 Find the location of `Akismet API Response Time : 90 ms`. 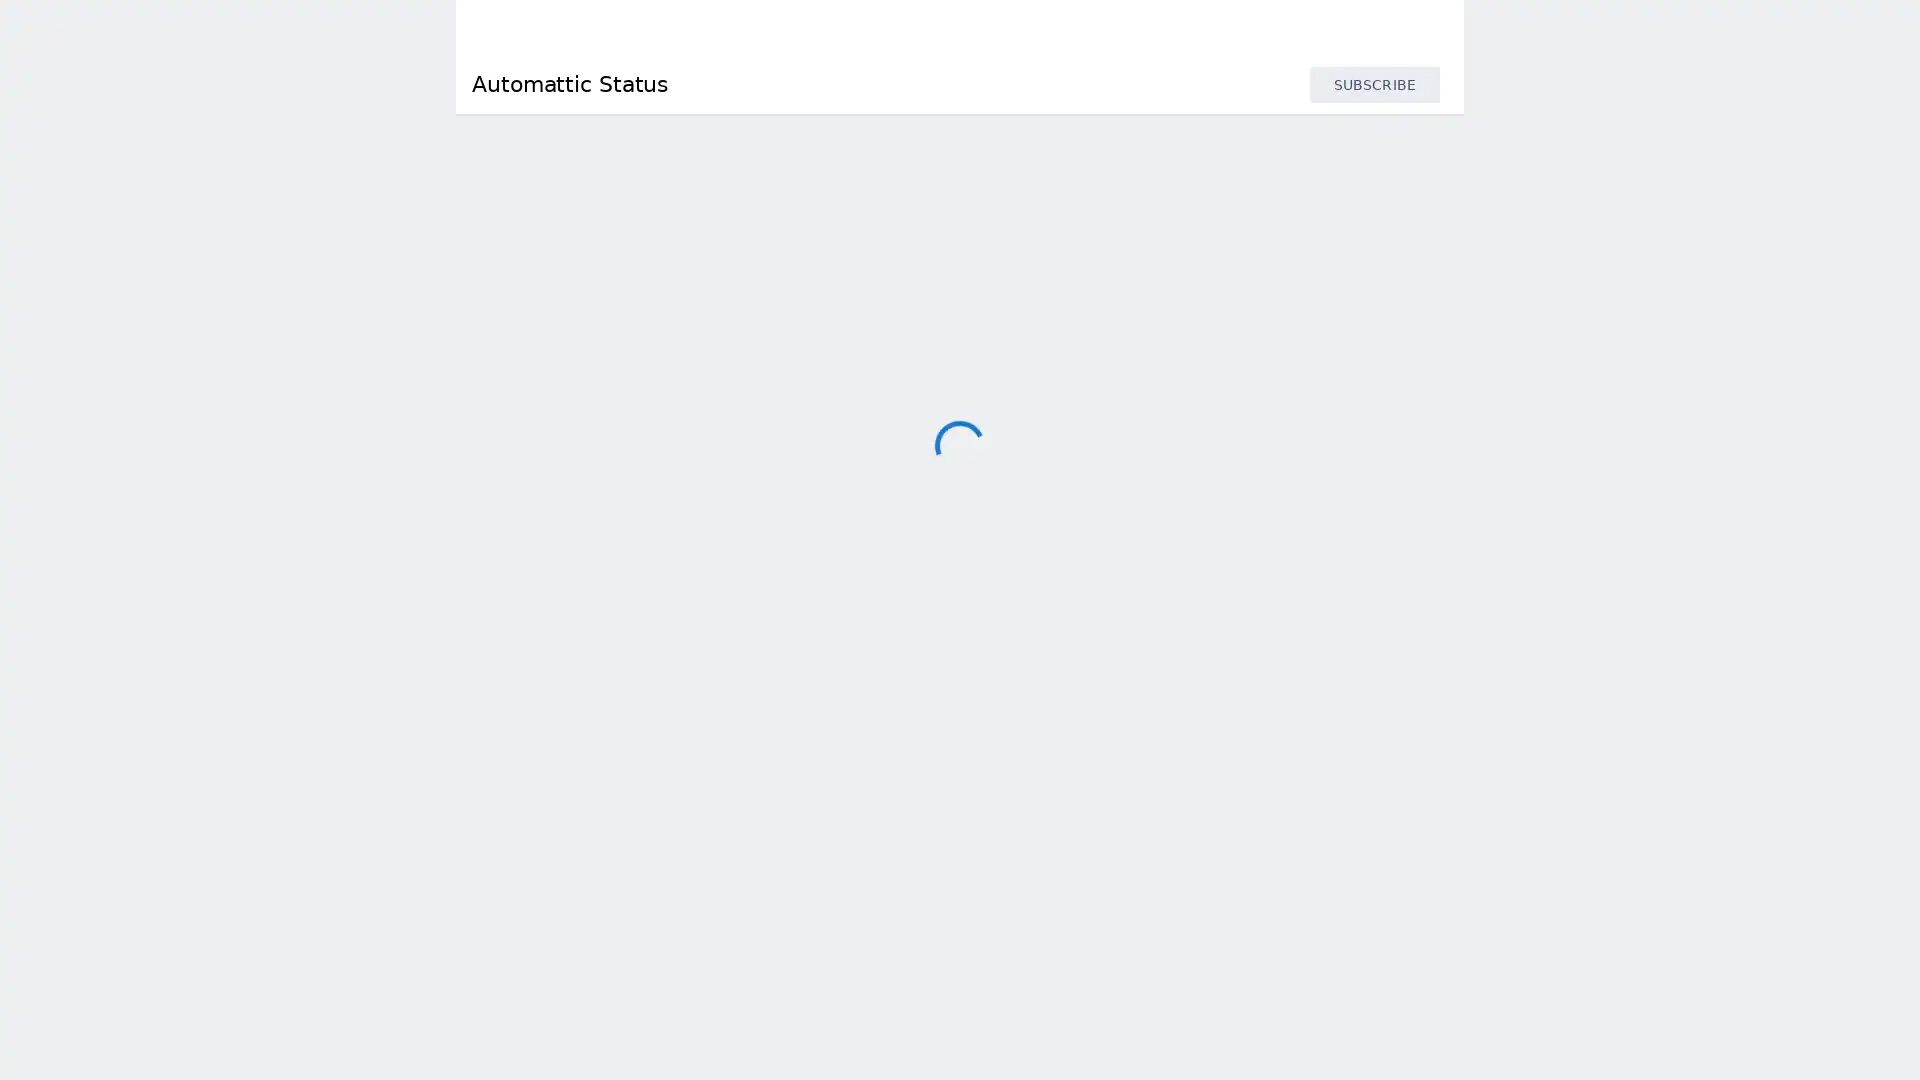

Akismet API Response Time : 90 ms is located at coordinates (838, 364).